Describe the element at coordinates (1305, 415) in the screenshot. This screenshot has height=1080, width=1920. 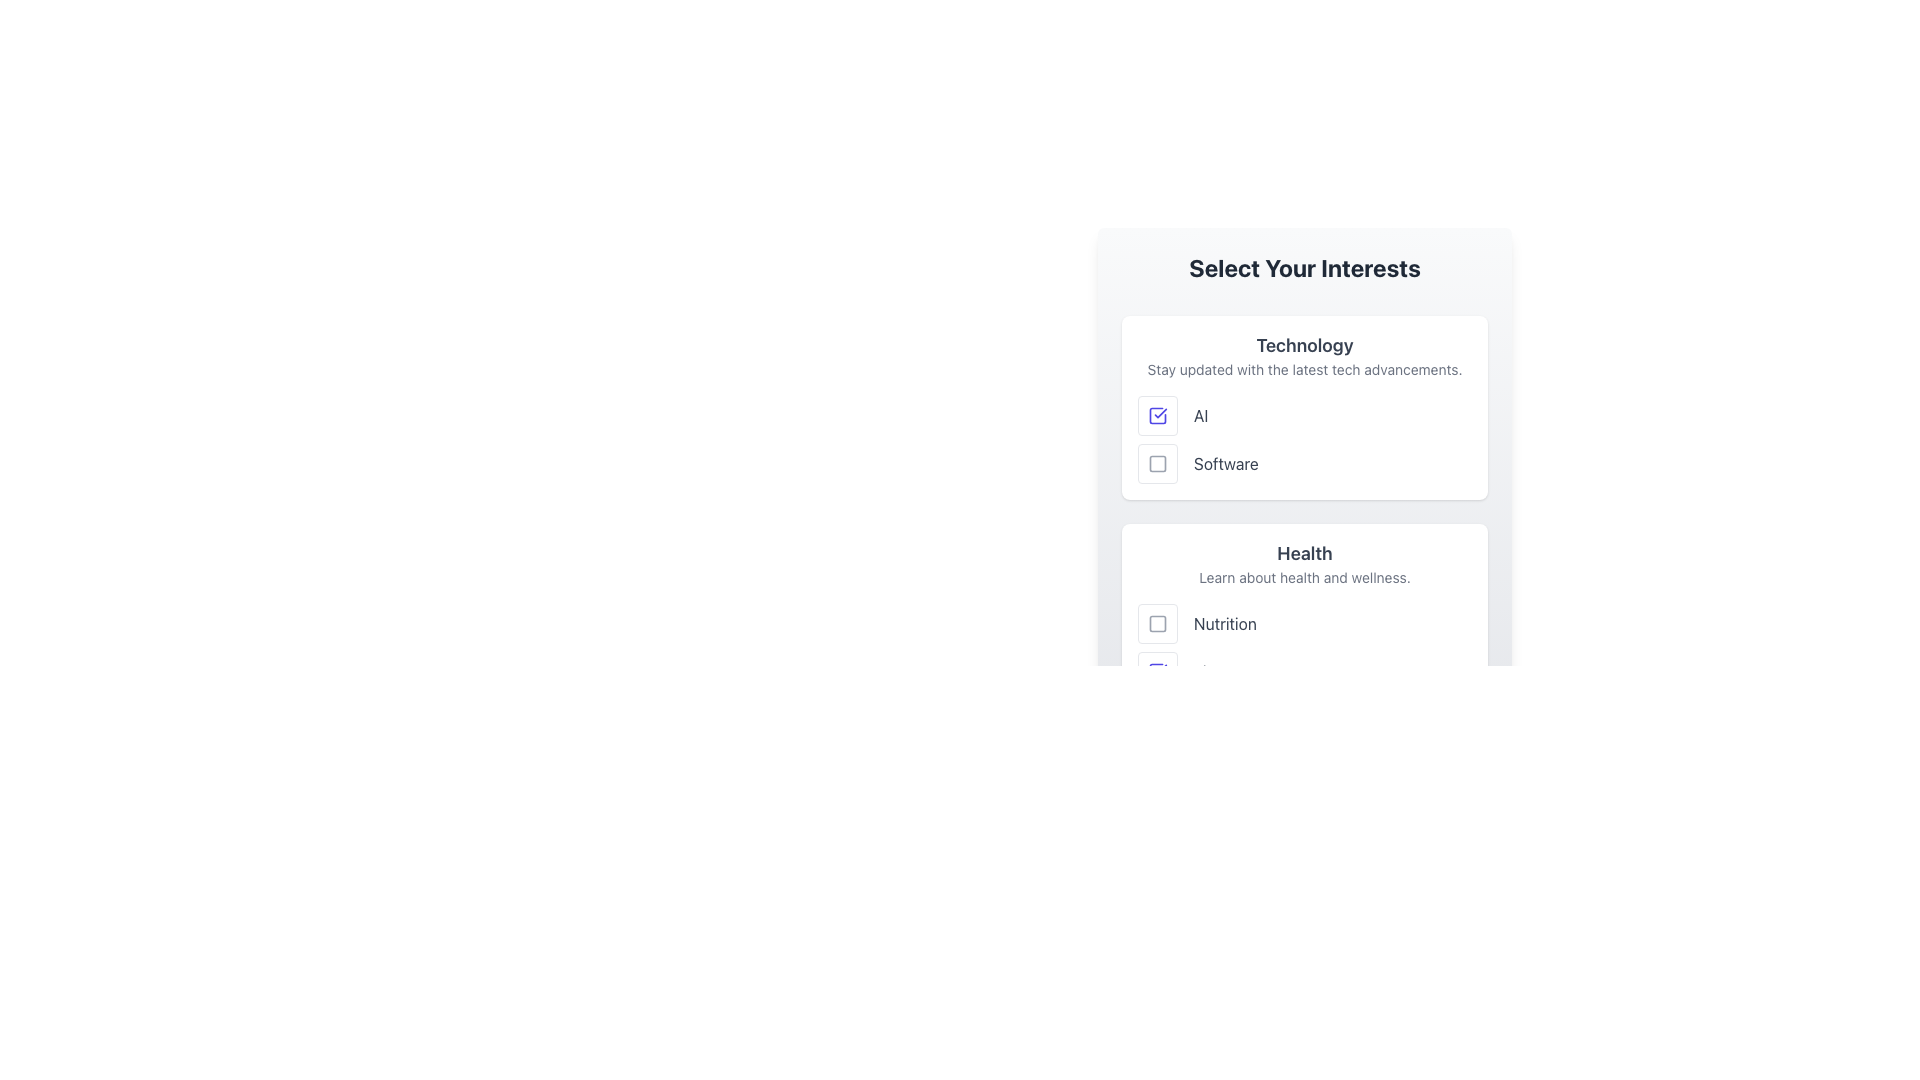
I see `the checkbox item for the 'AI' topic under the 'Technology' category, which is the first item in the list` at that location.